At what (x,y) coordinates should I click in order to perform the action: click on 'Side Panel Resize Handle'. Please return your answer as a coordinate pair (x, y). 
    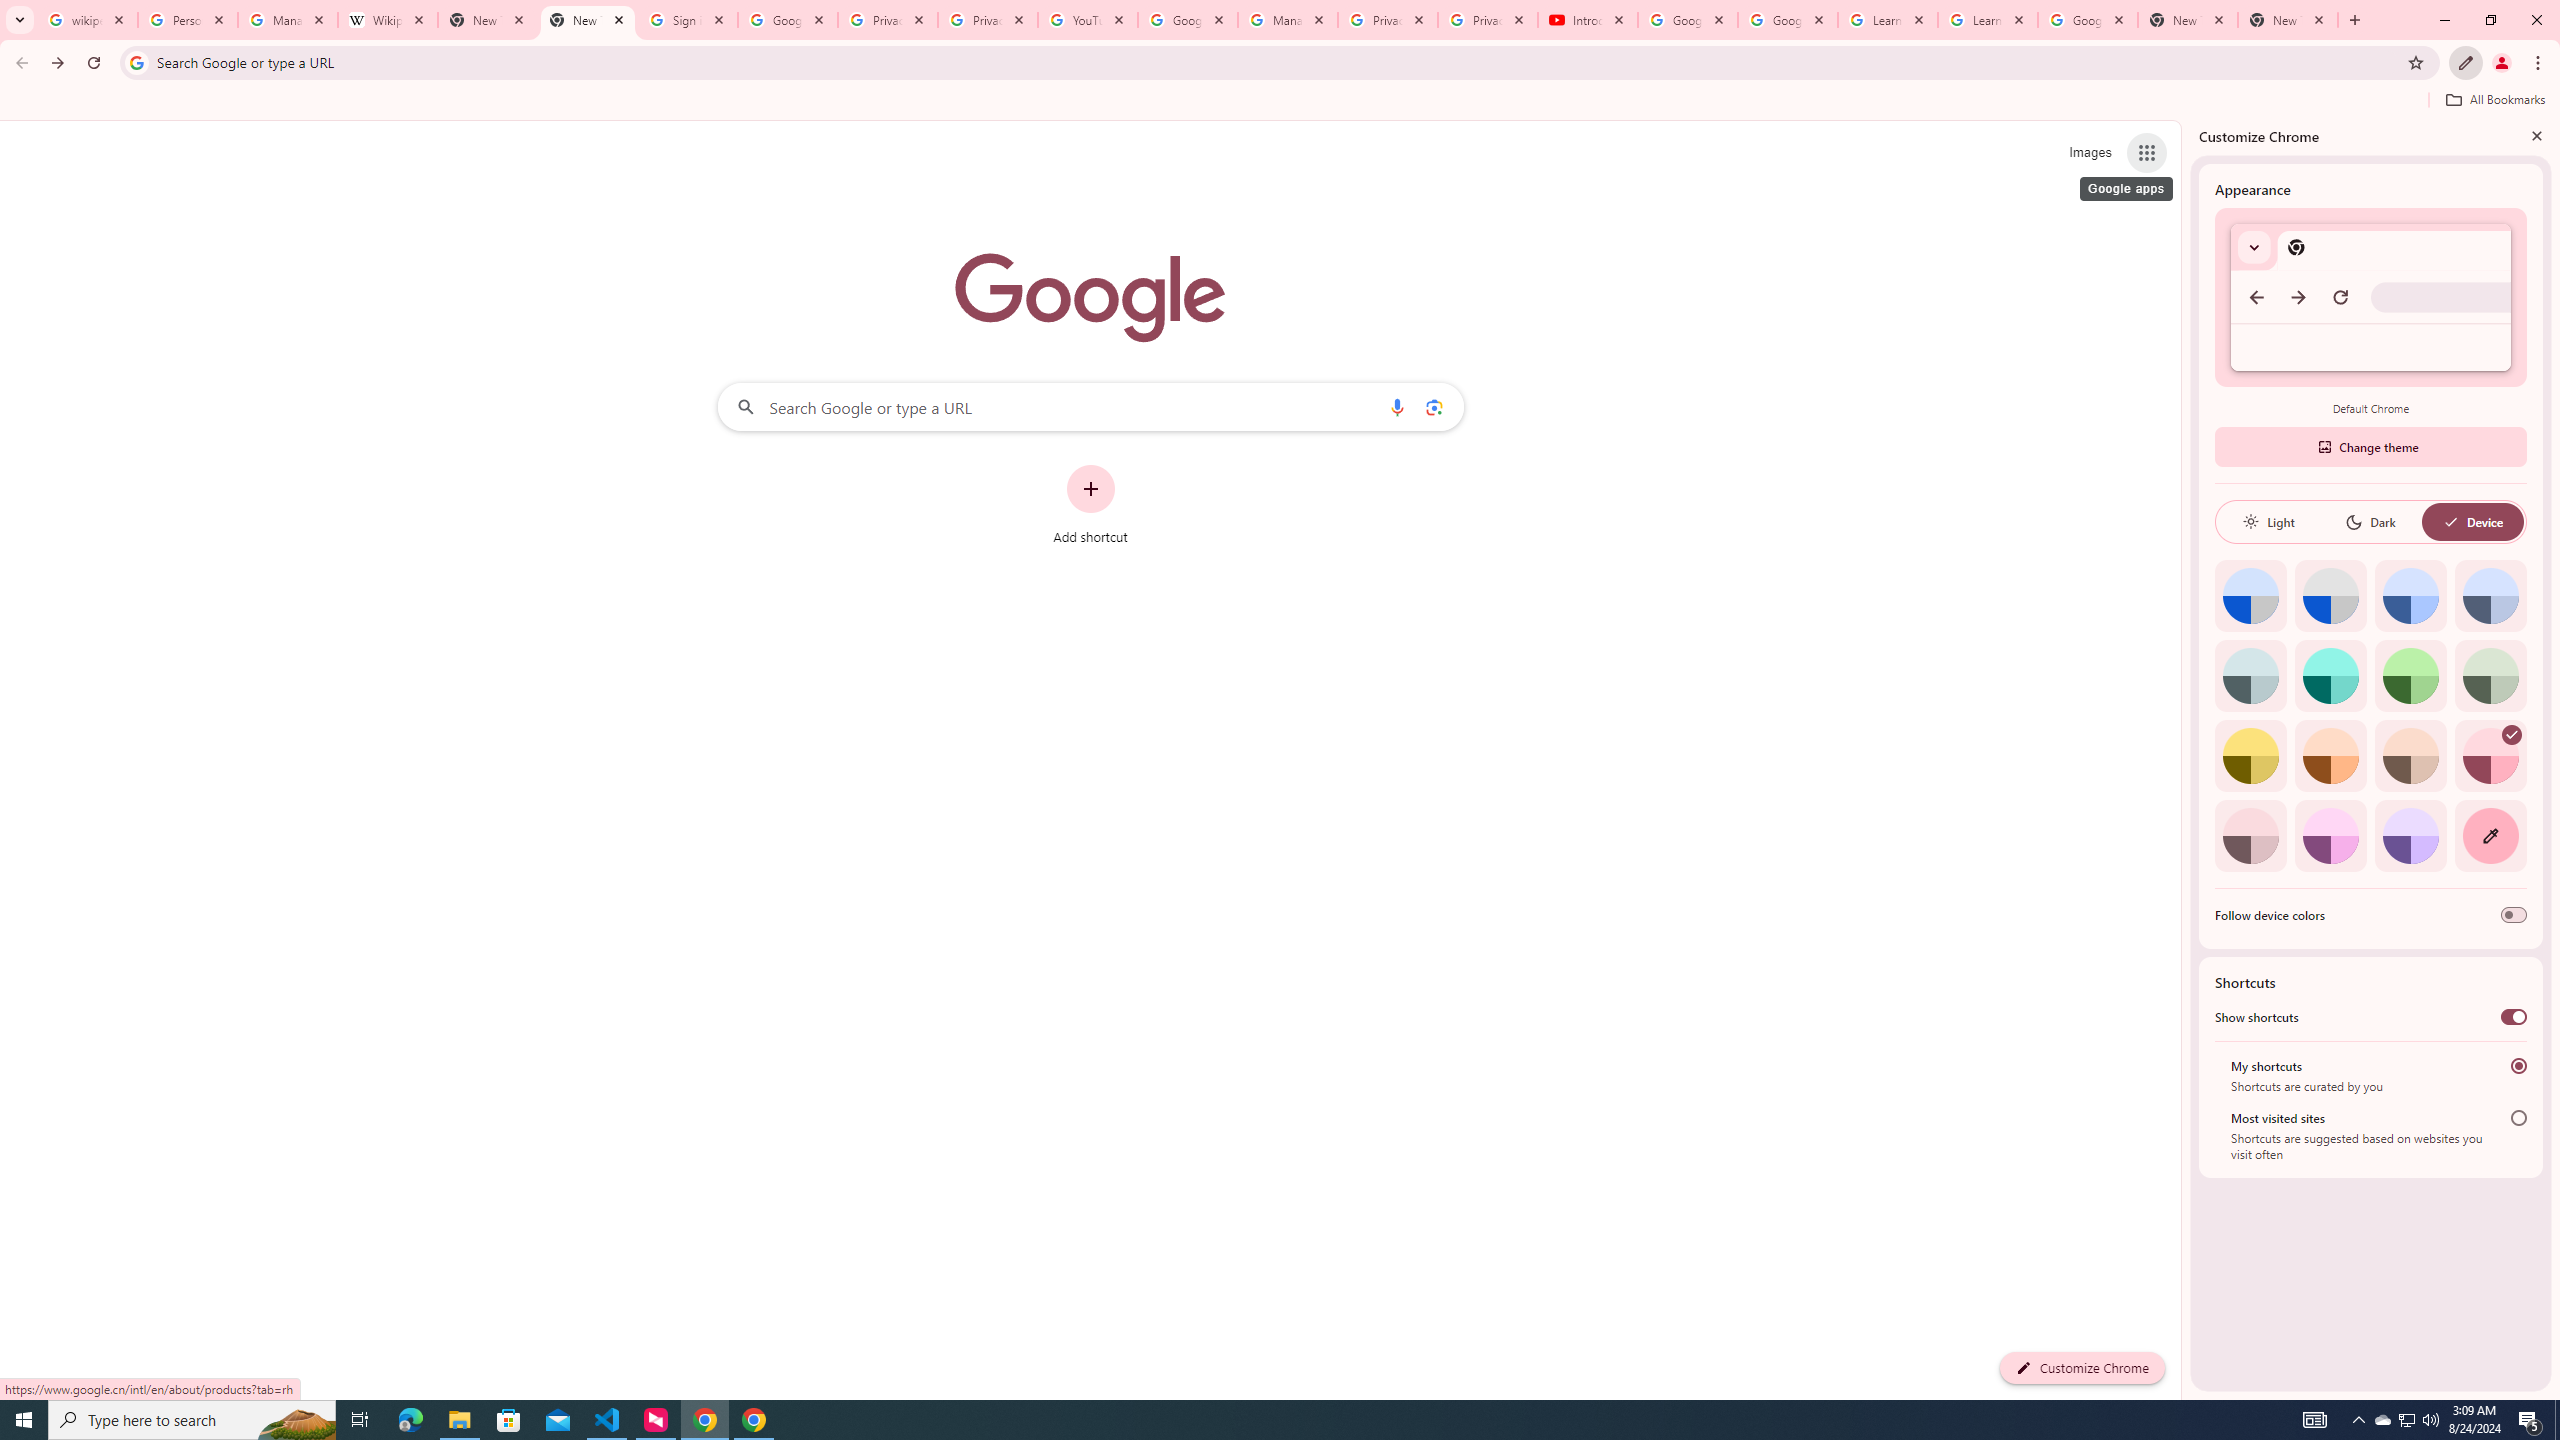
    Looking at the image, I should click on (2185, 758).